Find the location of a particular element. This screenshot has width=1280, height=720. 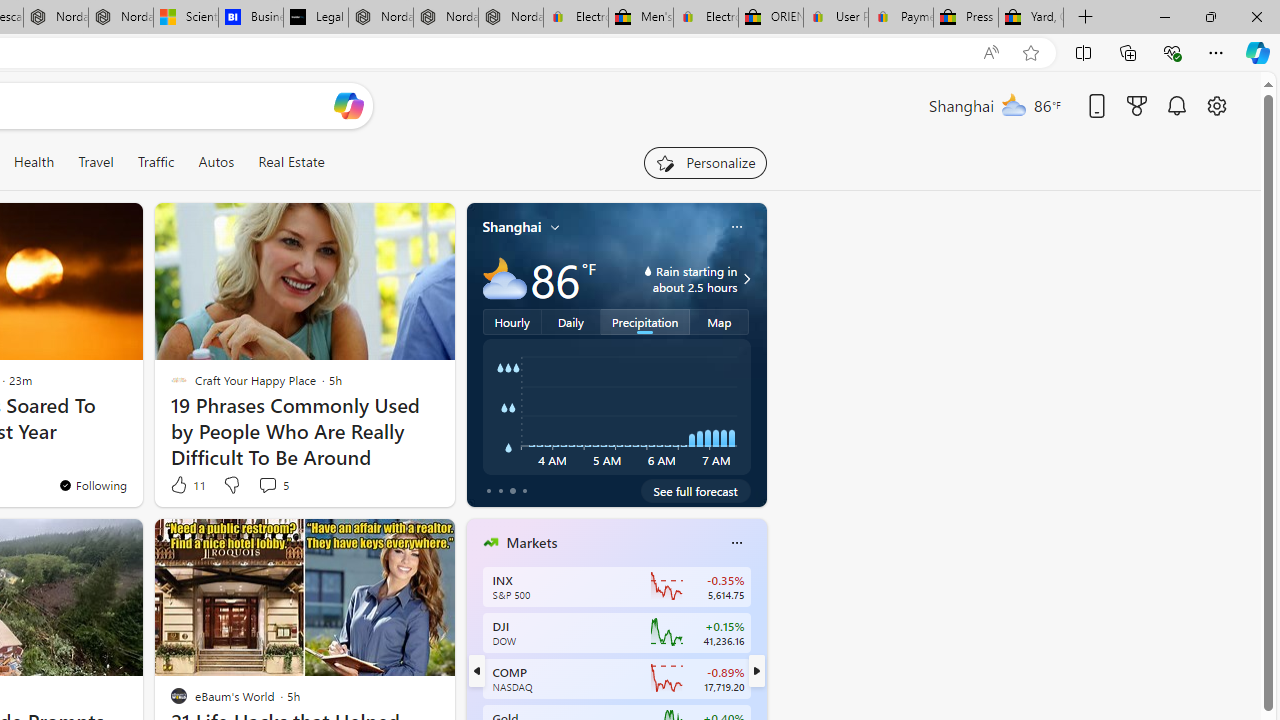

'tab-3' is located at coordinates (524, 491).